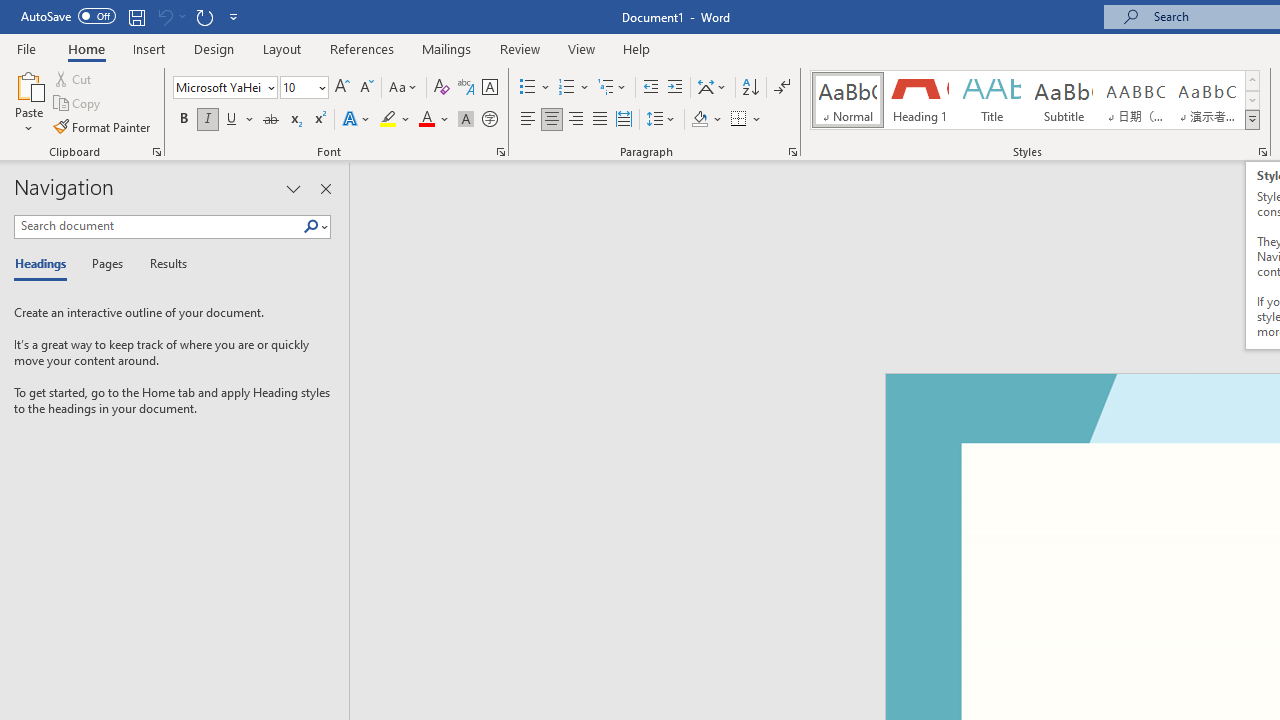 This screenshot has width=1280, height=720. Describe the element at coordinates (528, 119) in the screenshot. I see `'Align Left'` at that location.